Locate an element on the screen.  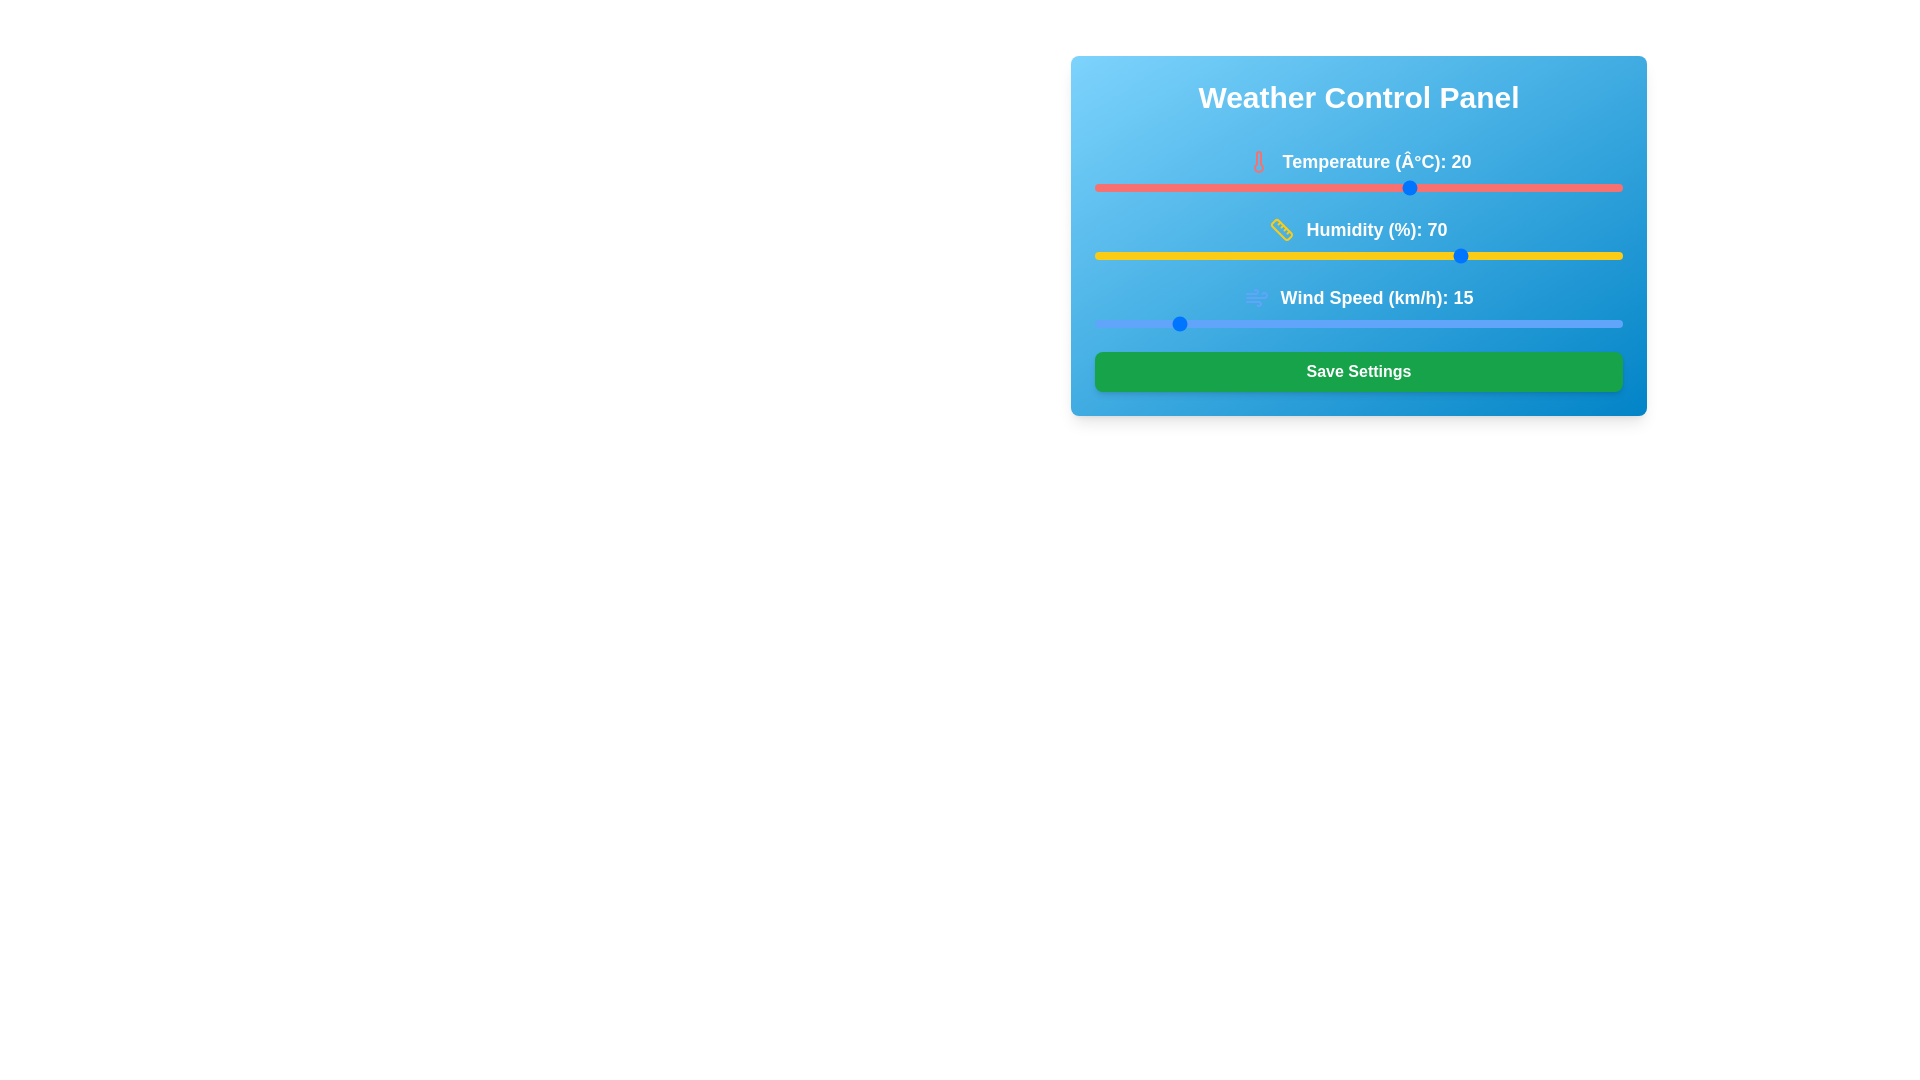
the humidity slider is located at coordinates (1168, 254).